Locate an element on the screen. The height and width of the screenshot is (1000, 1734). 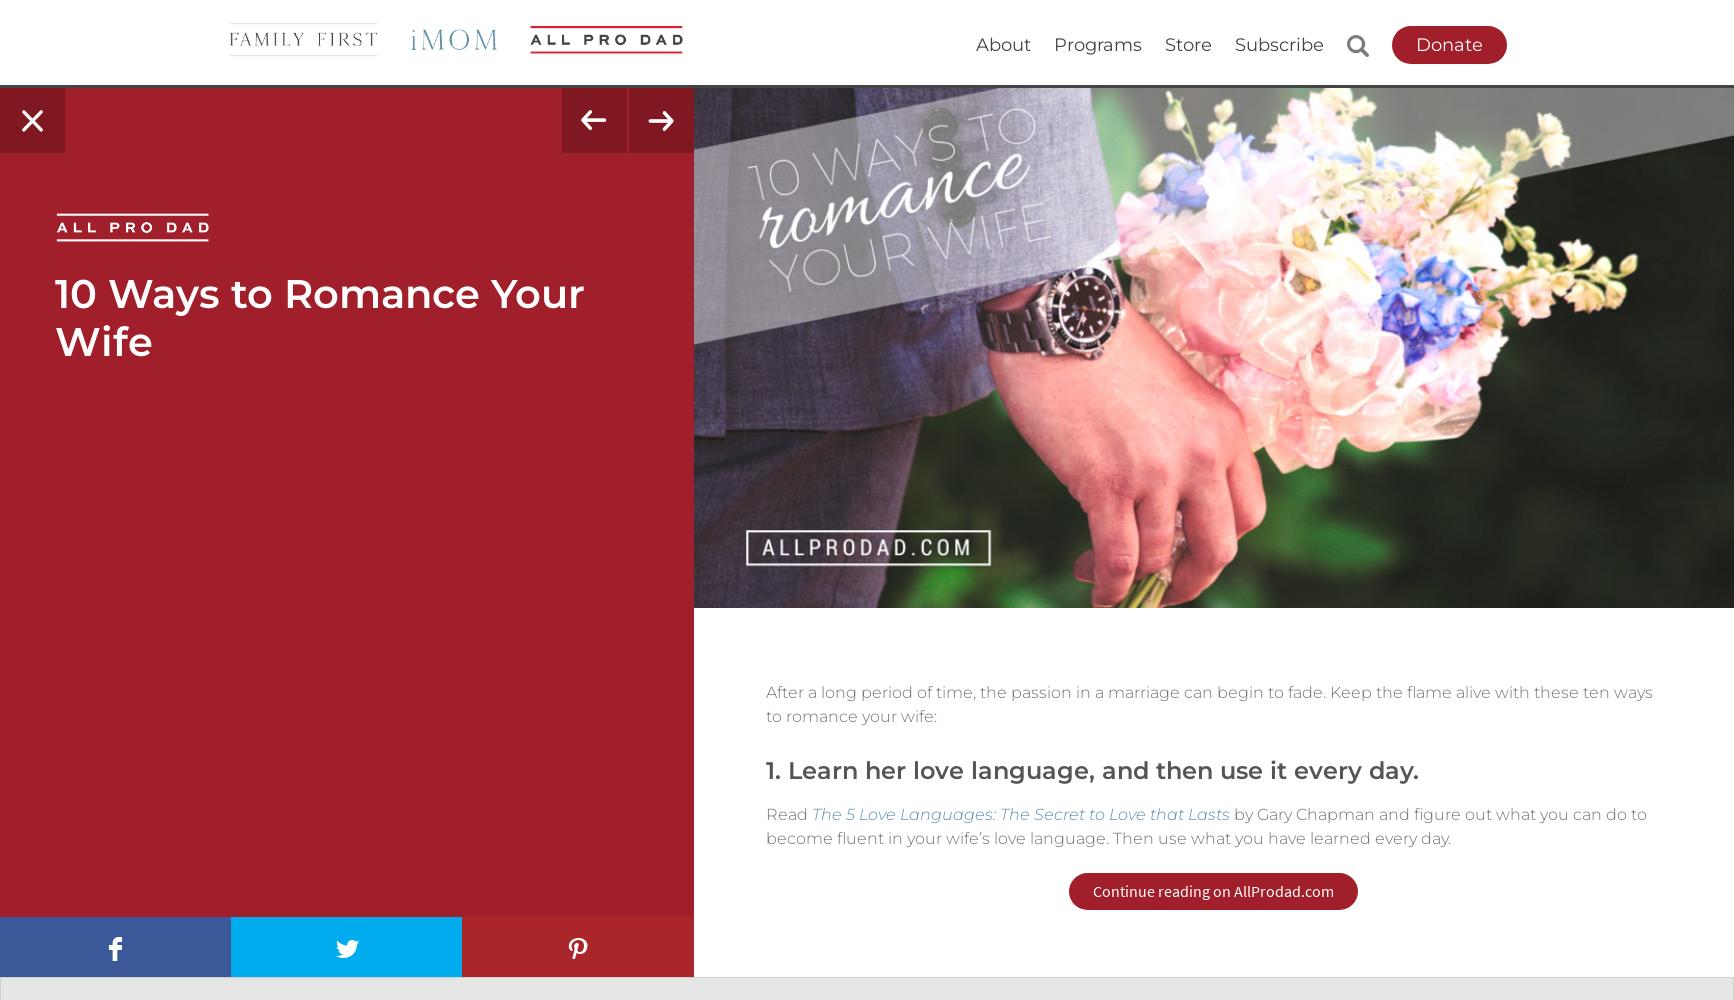
'Continue reading on AllProdad.com' is located at coordinates (1213, 891).